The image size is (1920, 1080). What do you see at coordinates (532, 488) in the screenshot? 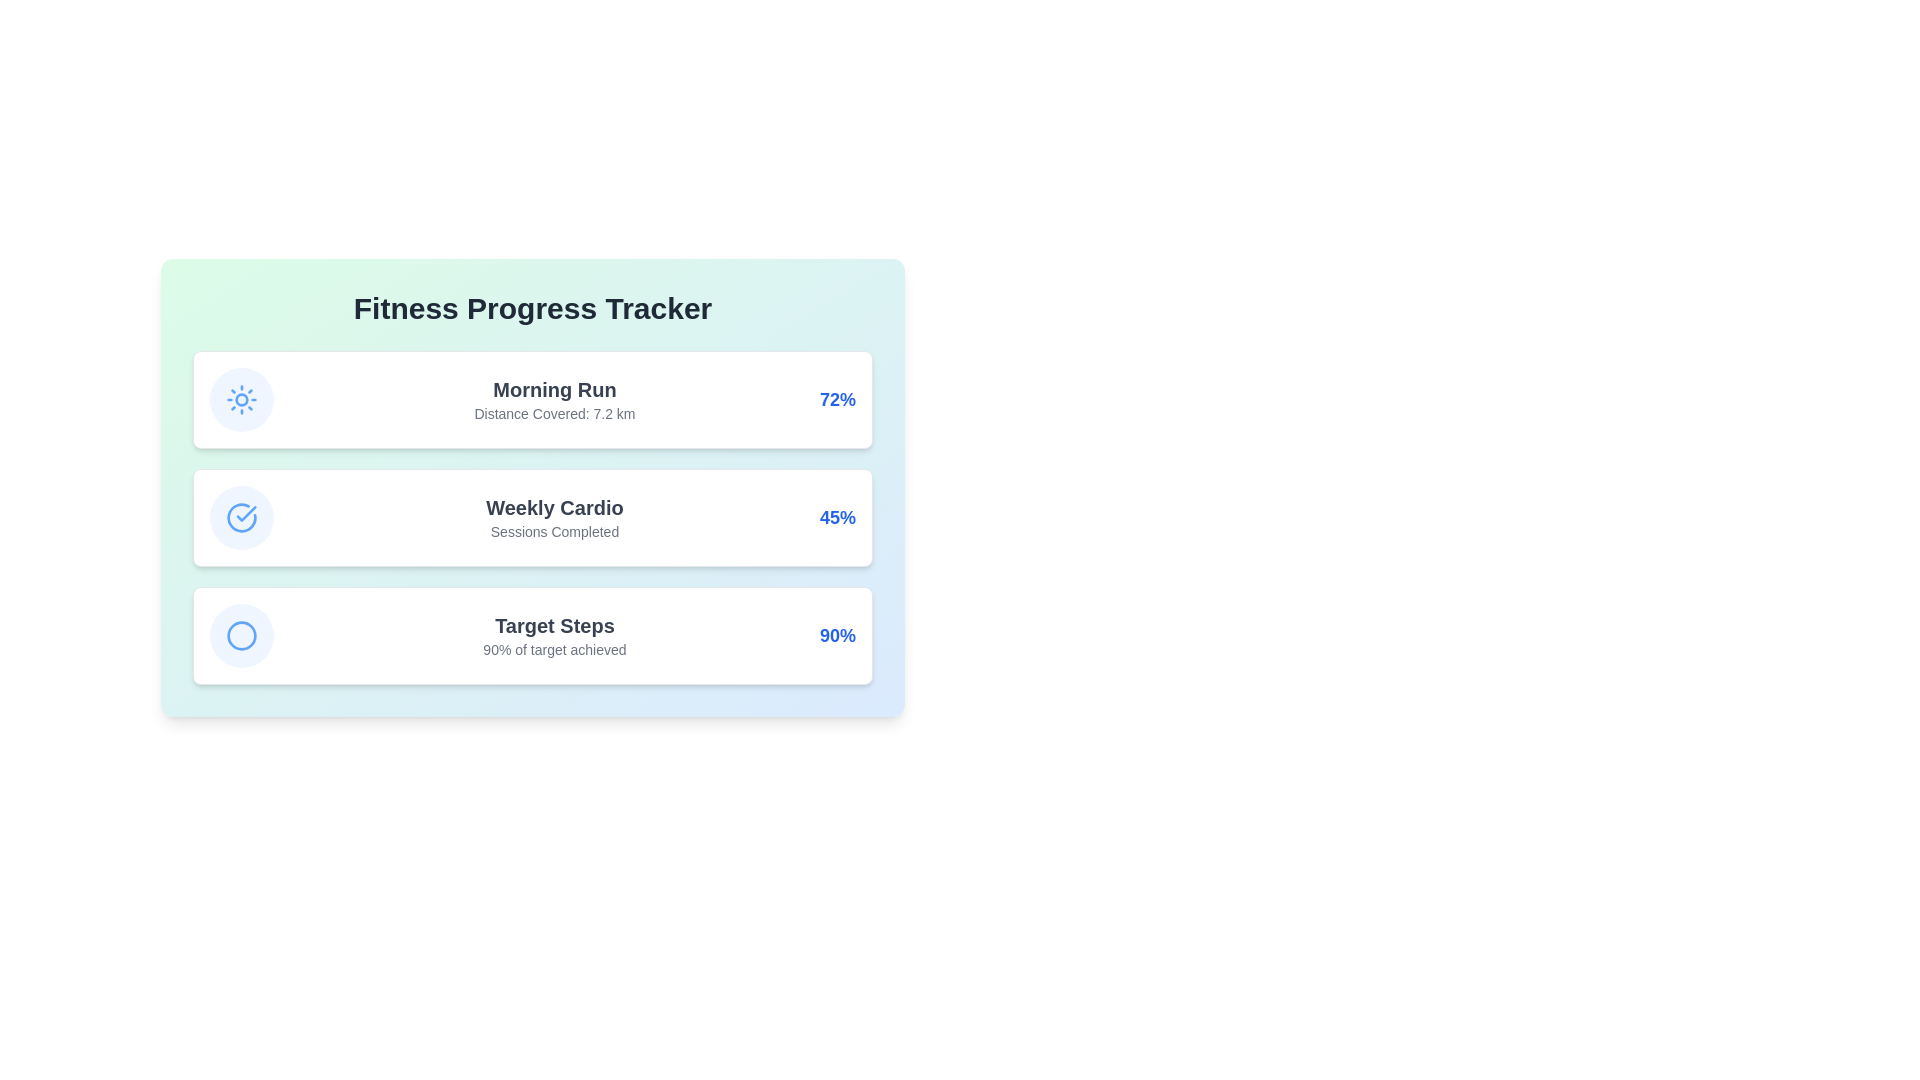
I see `the 'Weekly Cardio' information card, which is the second card in a vertical list of three cards` at bounding box center [532, 488].